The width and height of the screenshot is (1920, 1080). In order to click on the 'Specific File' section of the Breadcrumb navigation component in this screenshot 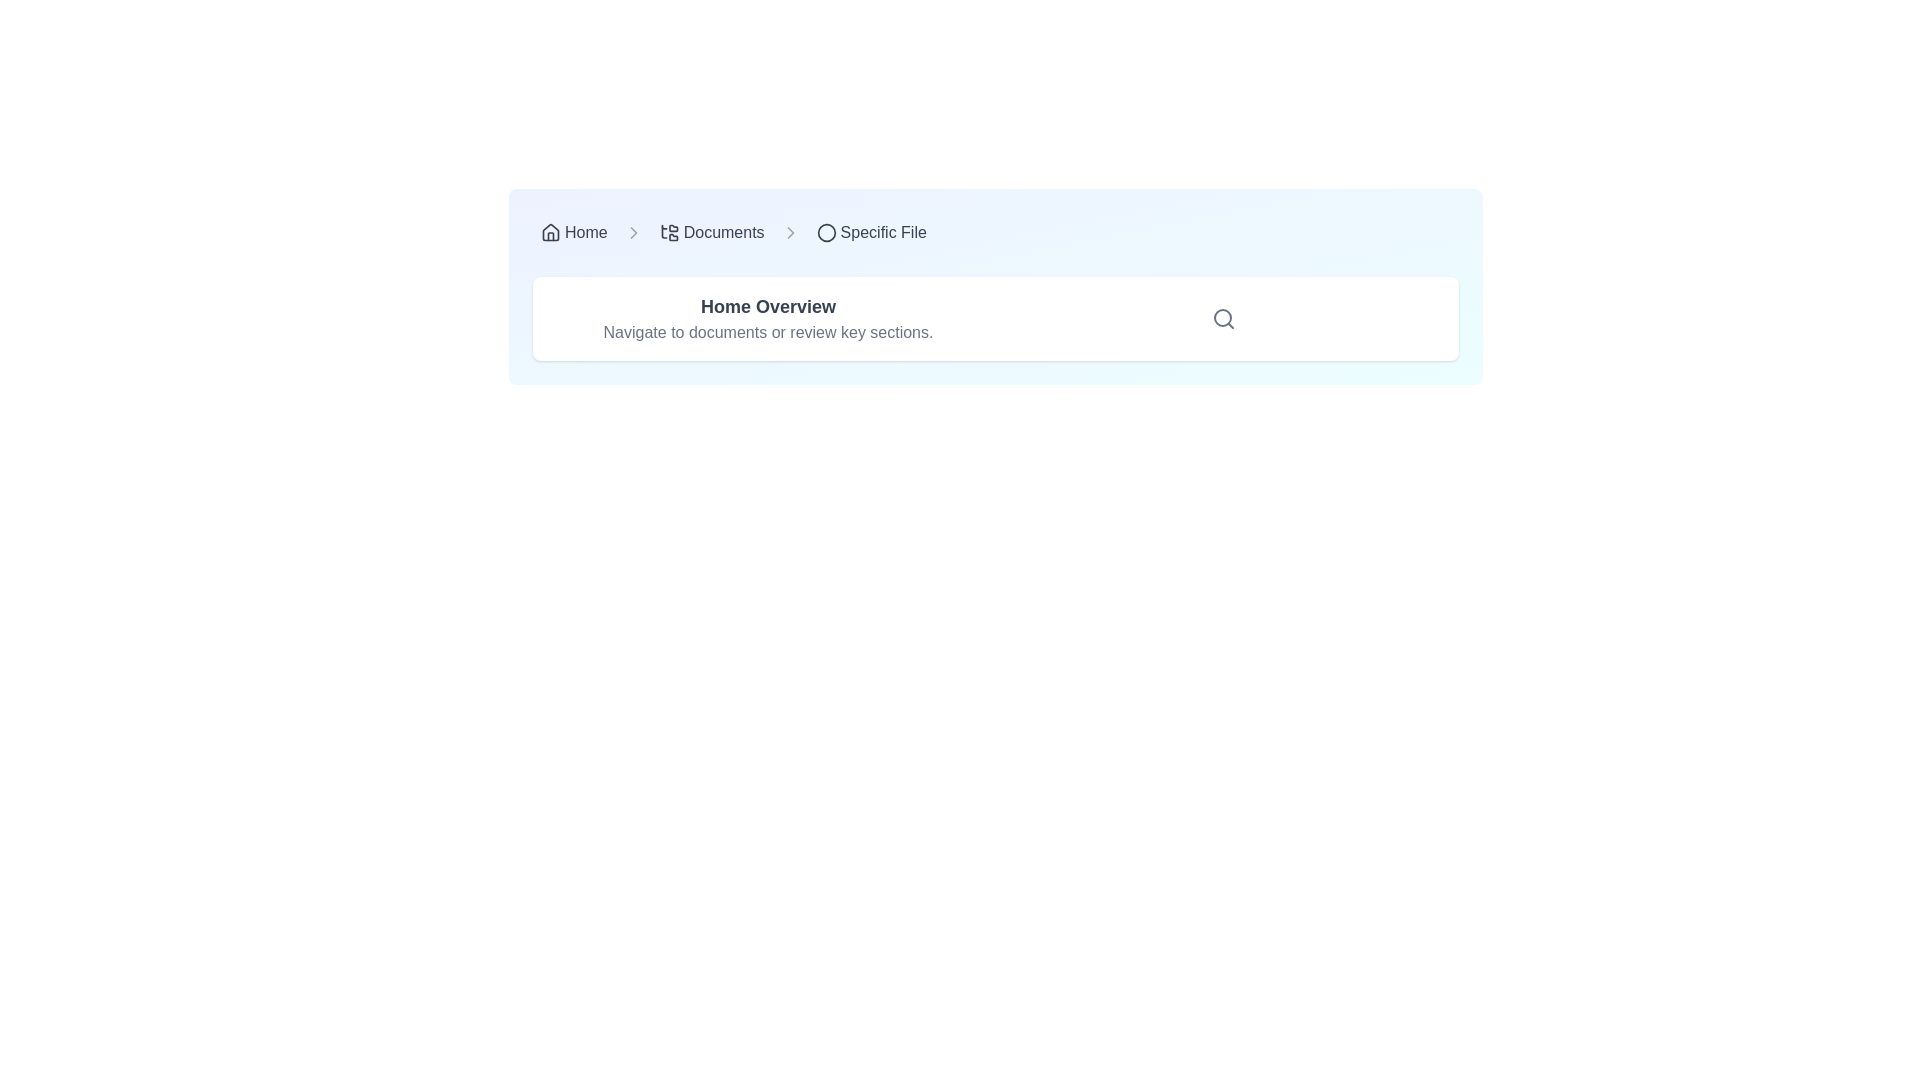, I will do `click(996, 231)`.